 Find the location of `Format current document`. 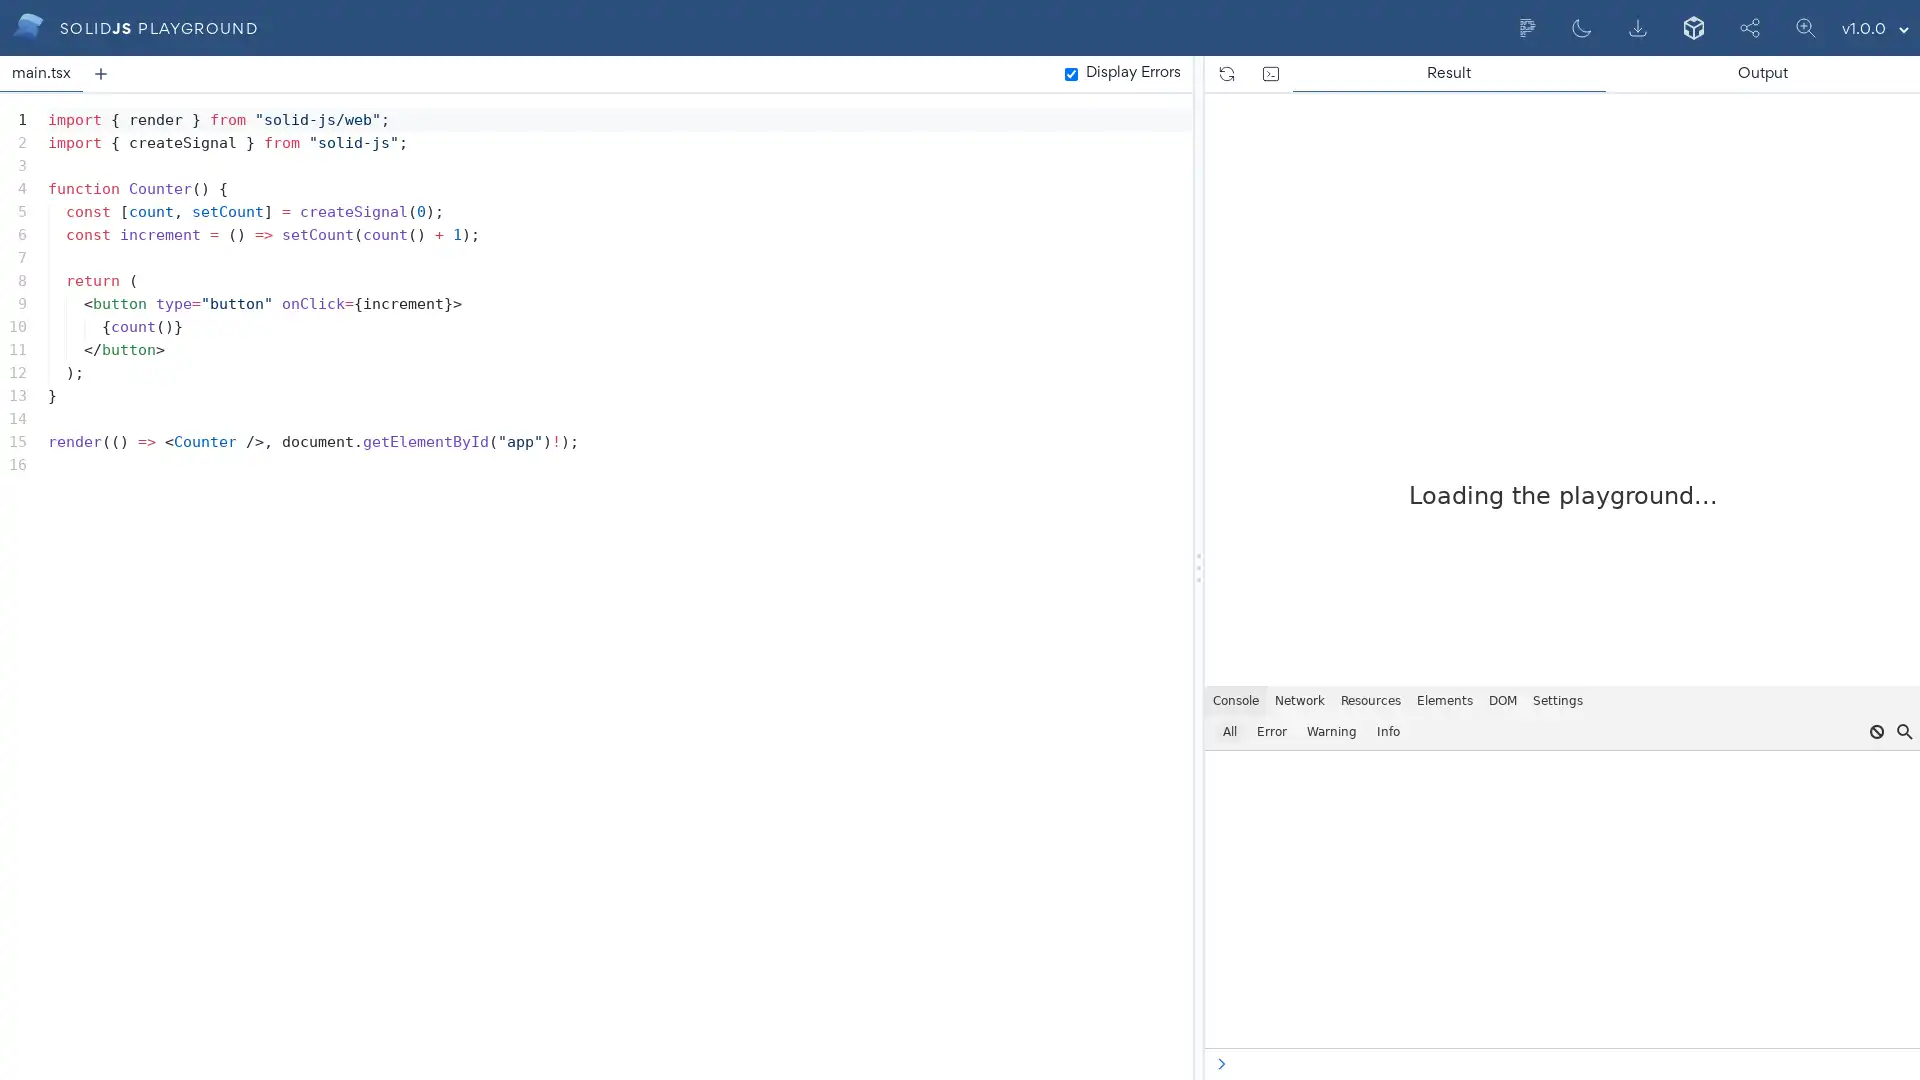

Format current document is located at coordinates (1526, 27).